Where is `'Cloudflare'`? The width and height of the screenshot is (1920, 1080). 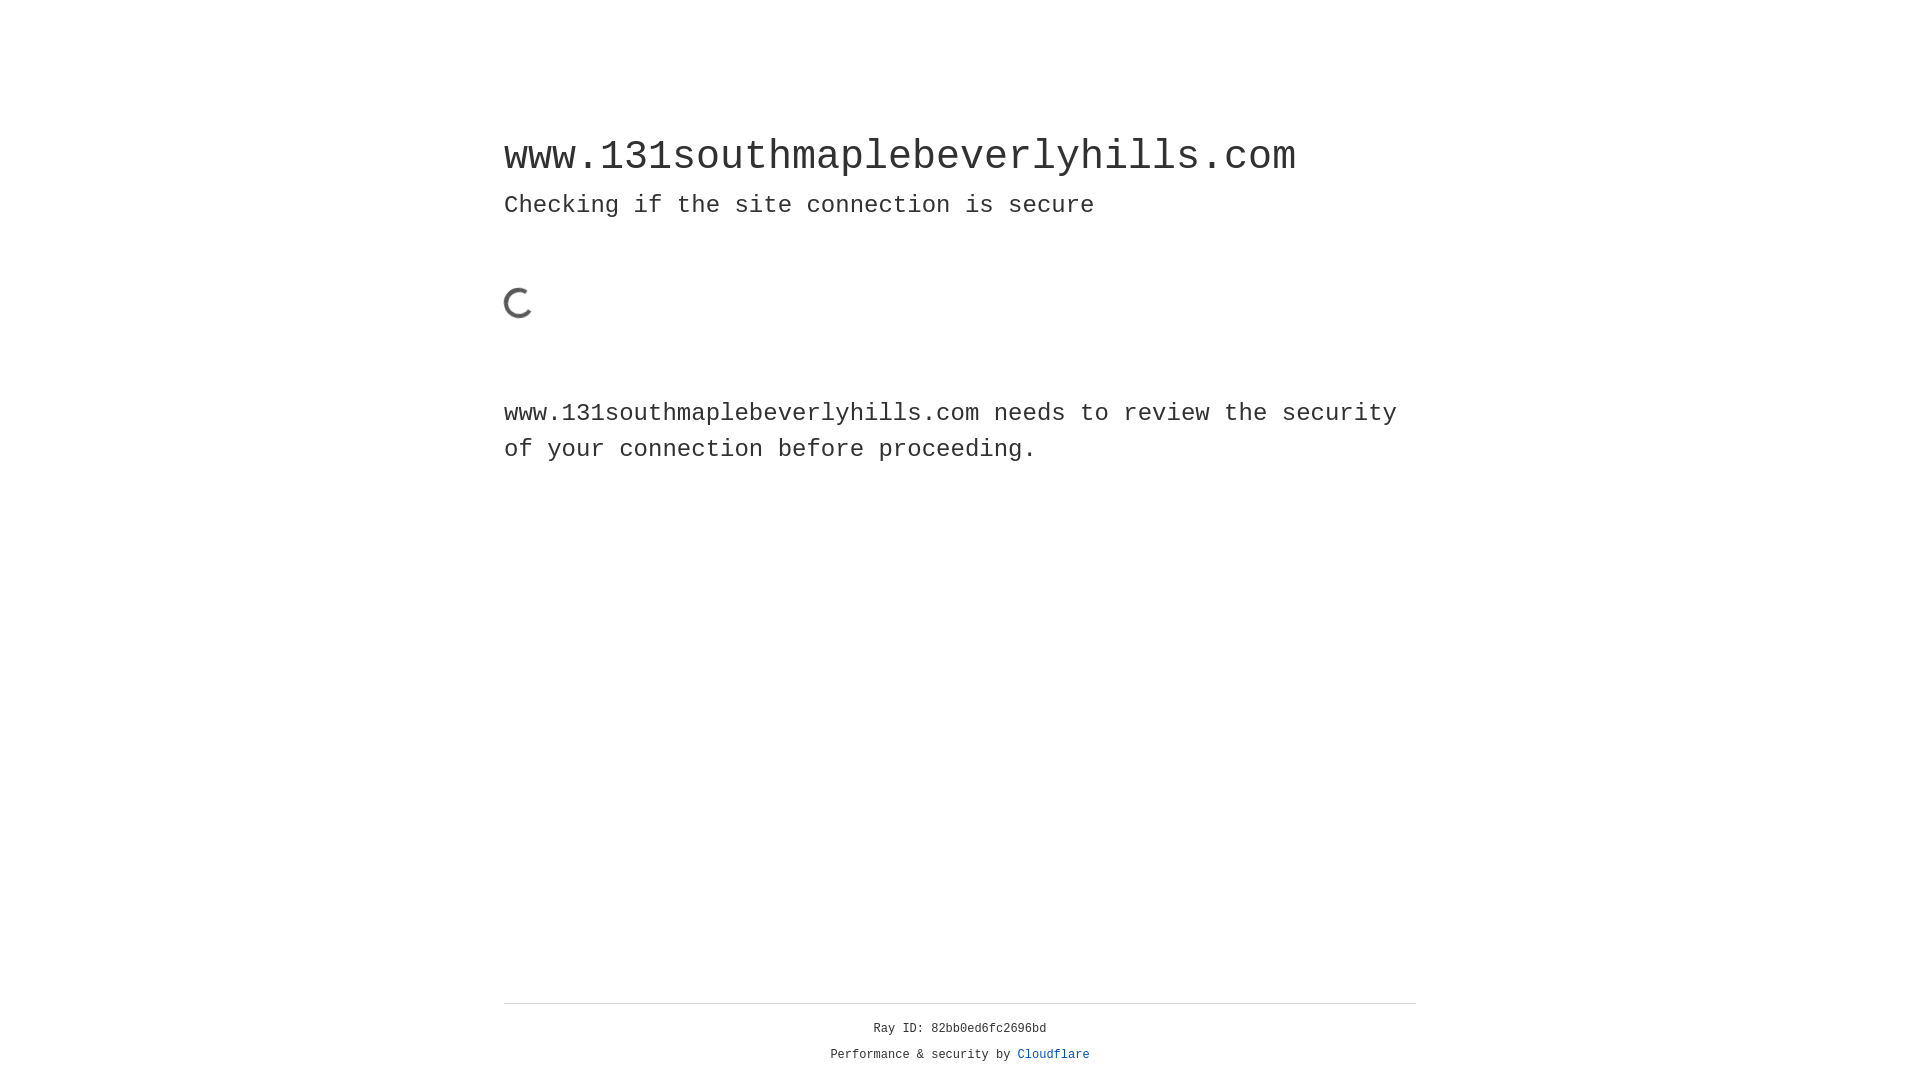
'Cloudflare' is located at coordinates (1053, 1054).